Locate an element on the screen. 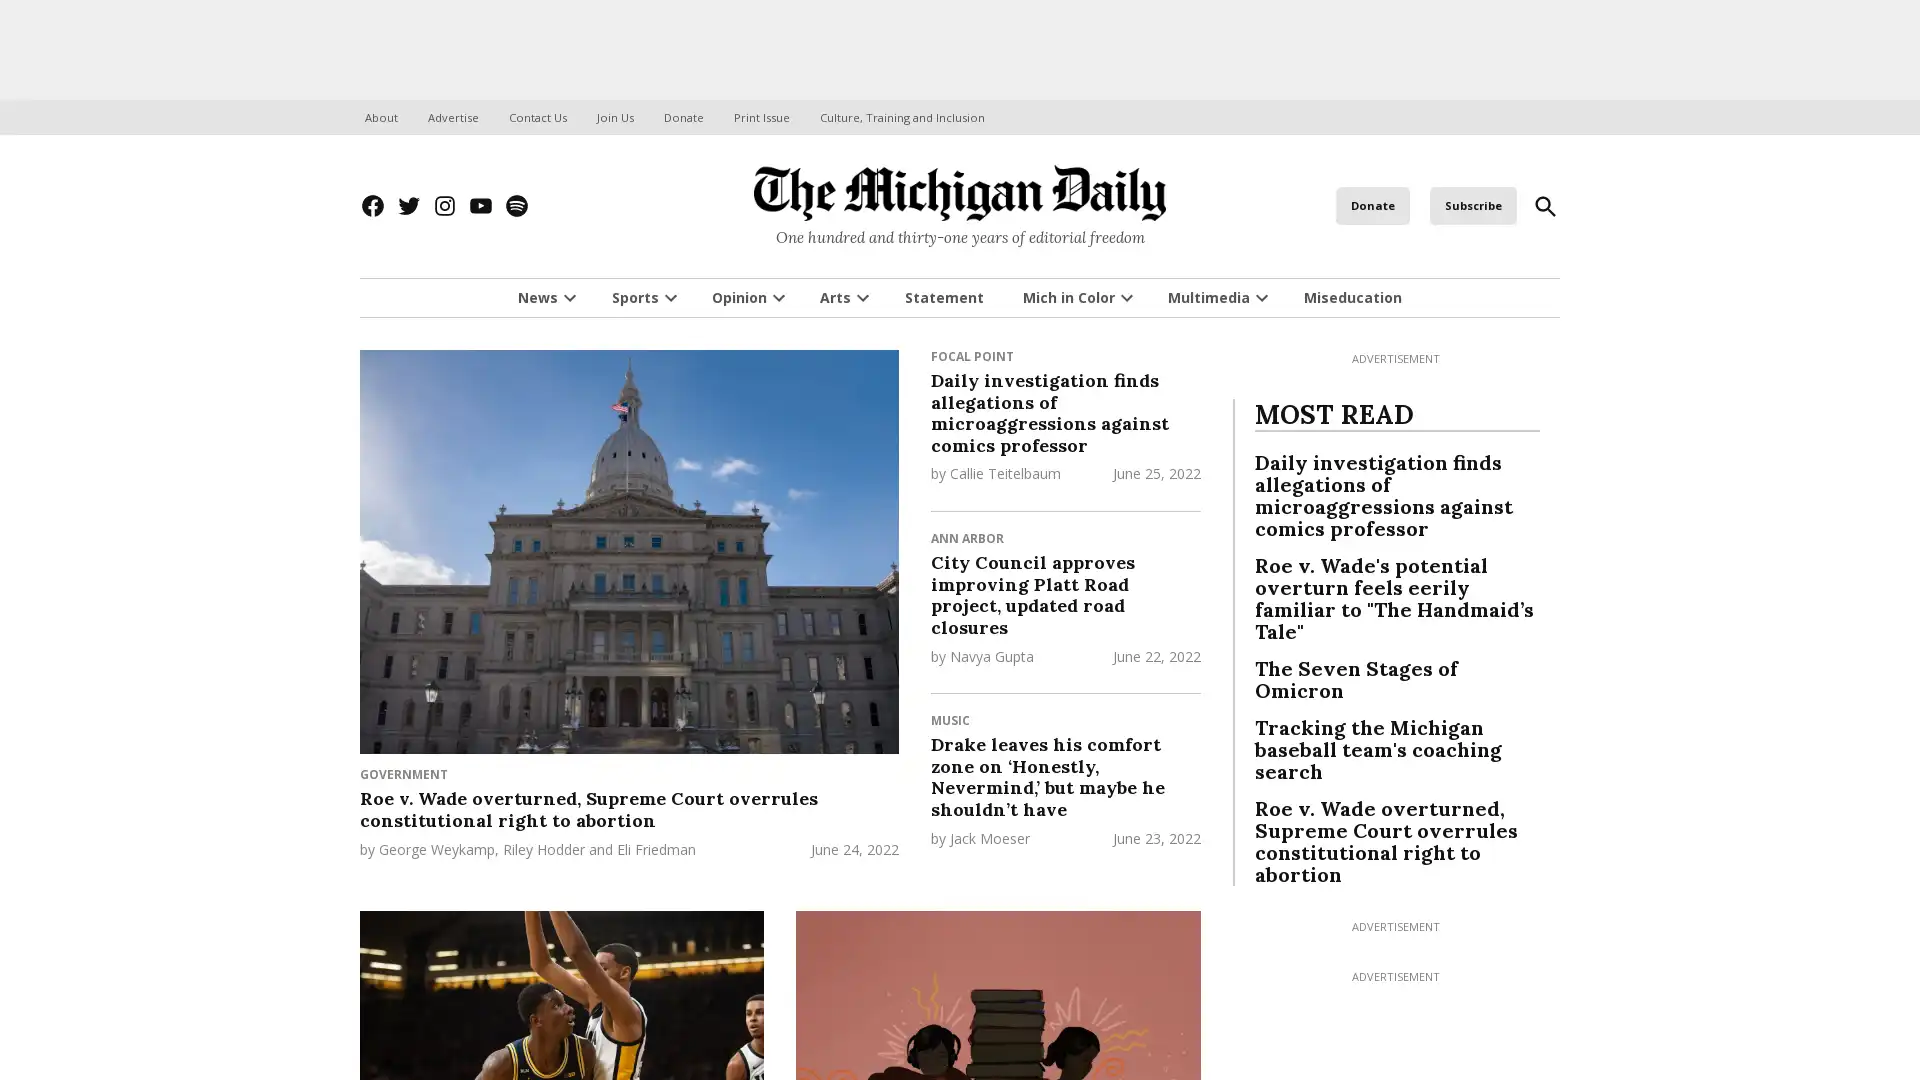 This screenshot has height=1080, width=1920. Open Search is located at coordinates (1544, 205).